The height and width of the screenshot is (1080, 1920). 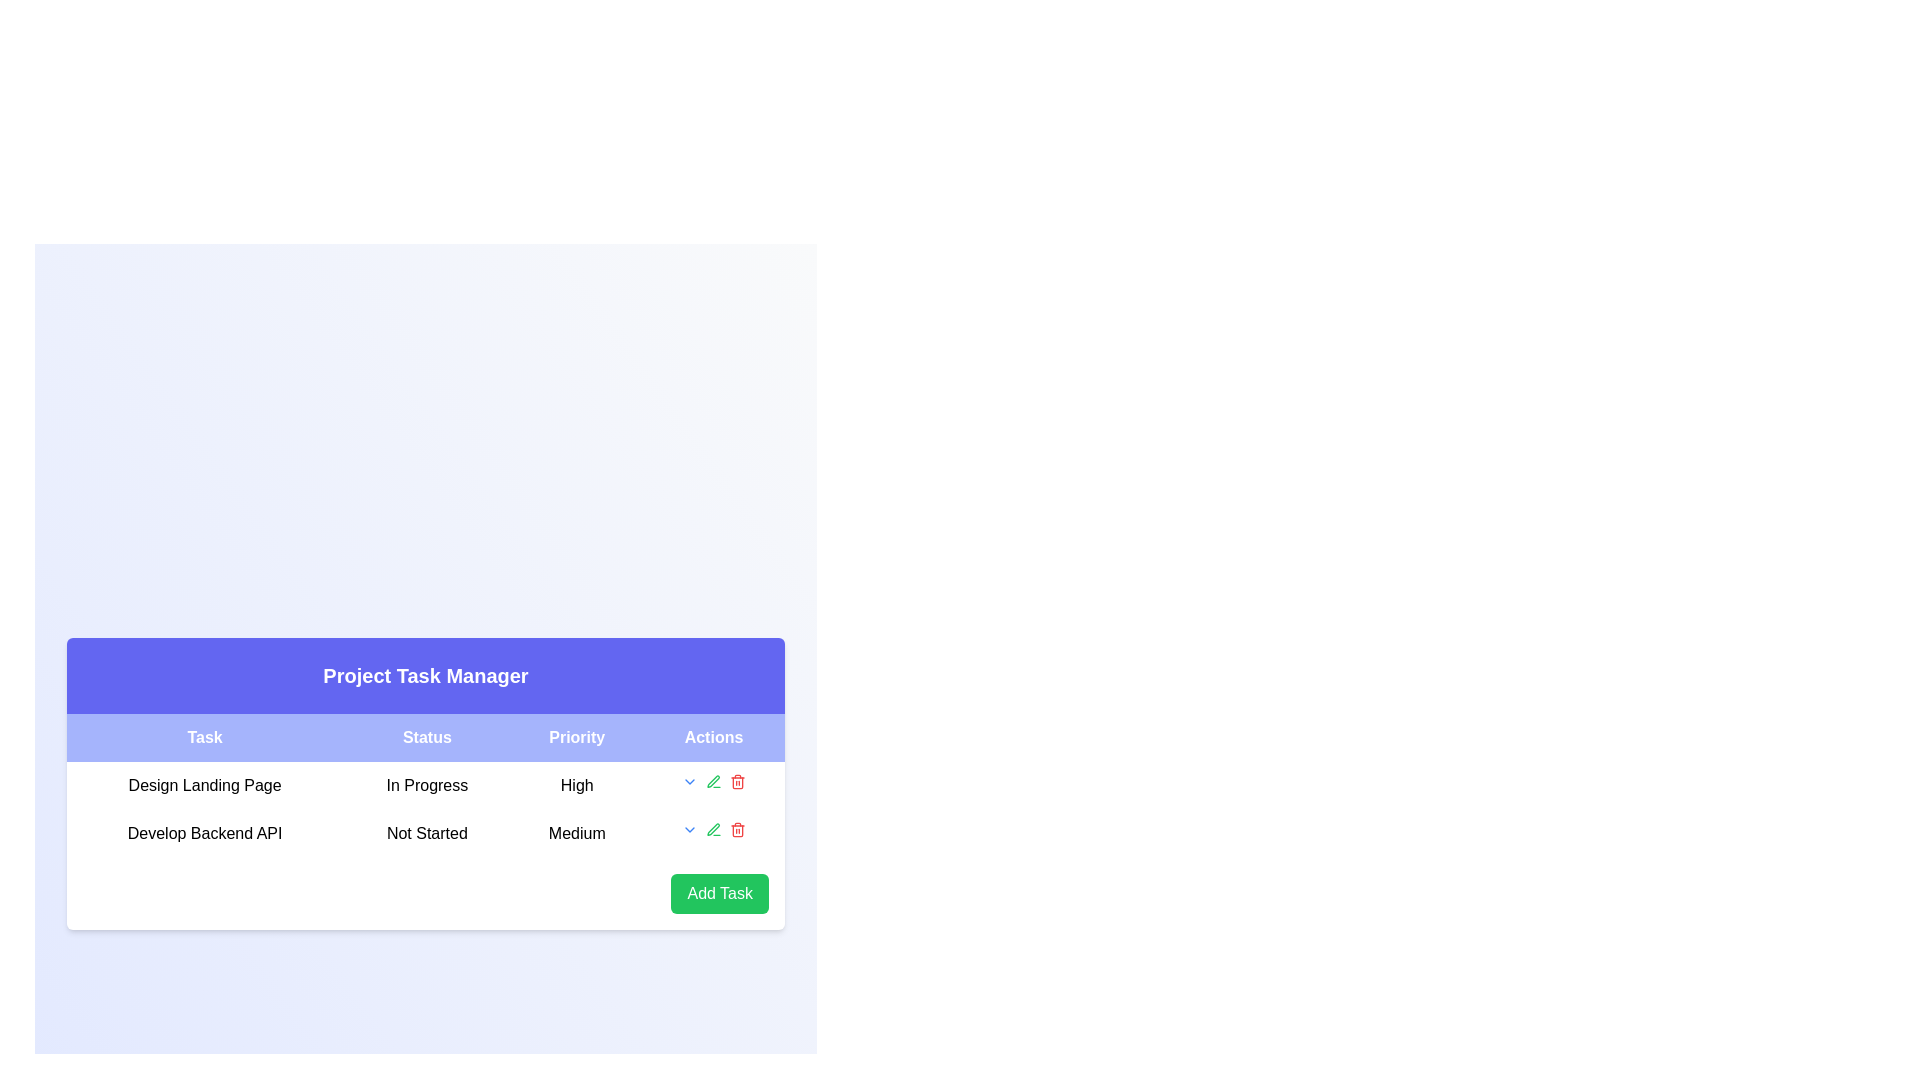 What do you see at coordinates (737, 782) in the screenshot?
I see `the trash can icon located in the 'Actions' column of the second row in the task table, which is associated with the 'Develop Backend API' task` at bounding box center [737, 782].